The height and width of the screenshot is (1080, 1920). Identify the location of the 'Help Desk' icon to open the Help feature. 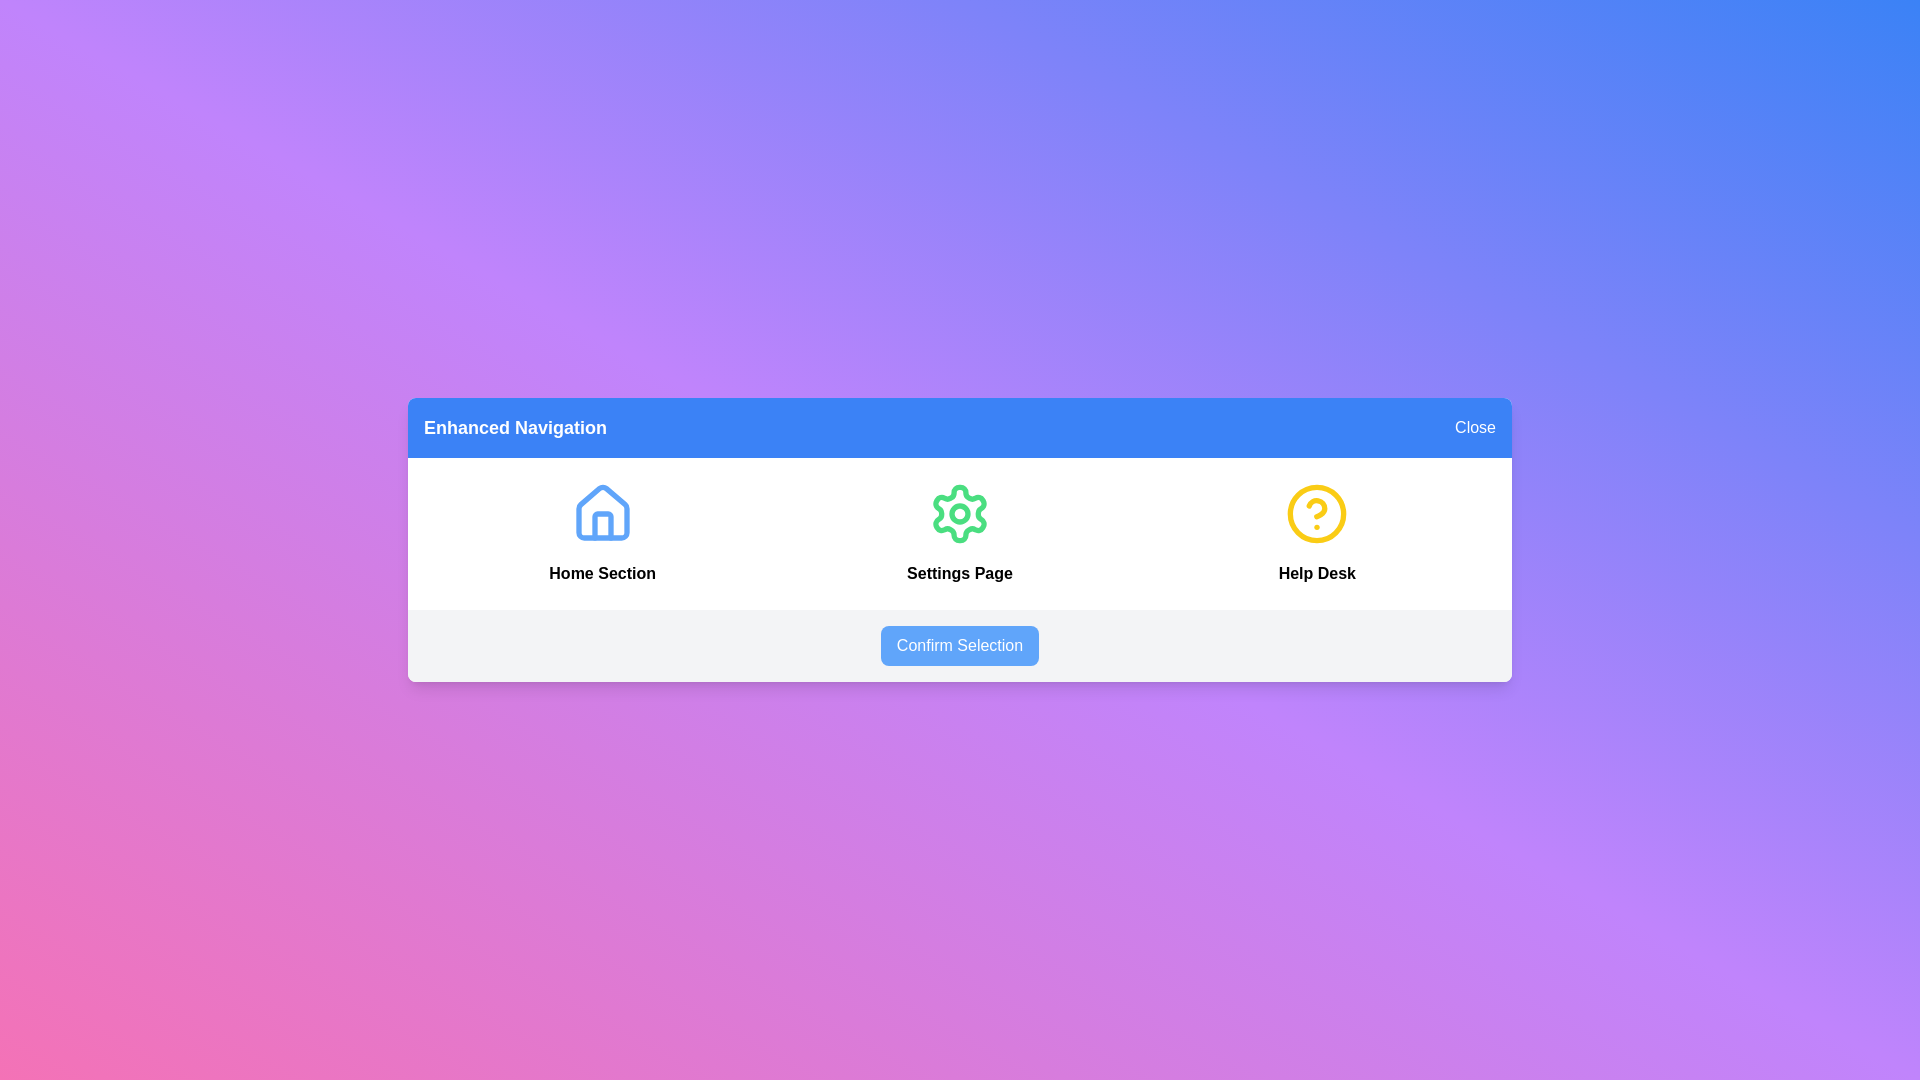
(1316, 532).